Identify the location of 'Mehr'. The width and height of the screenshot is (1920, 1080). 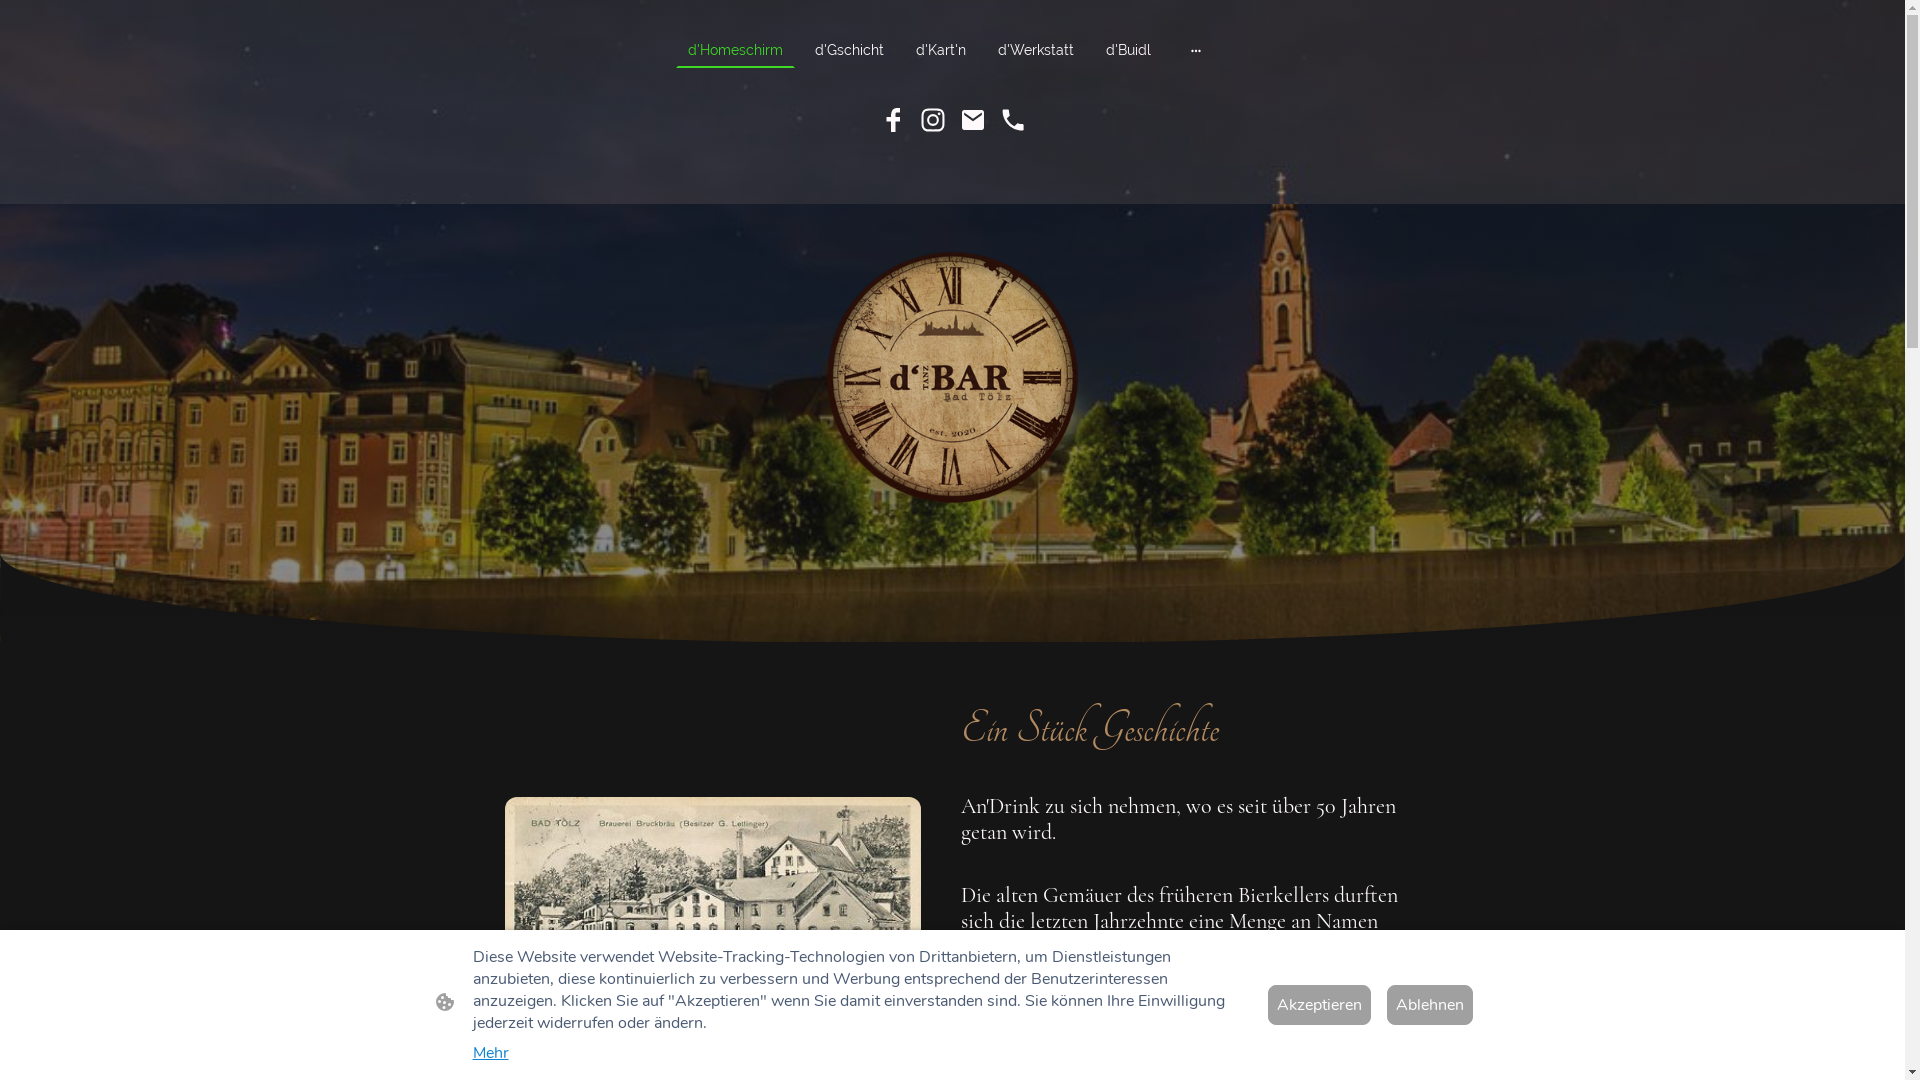
(489, 1052).